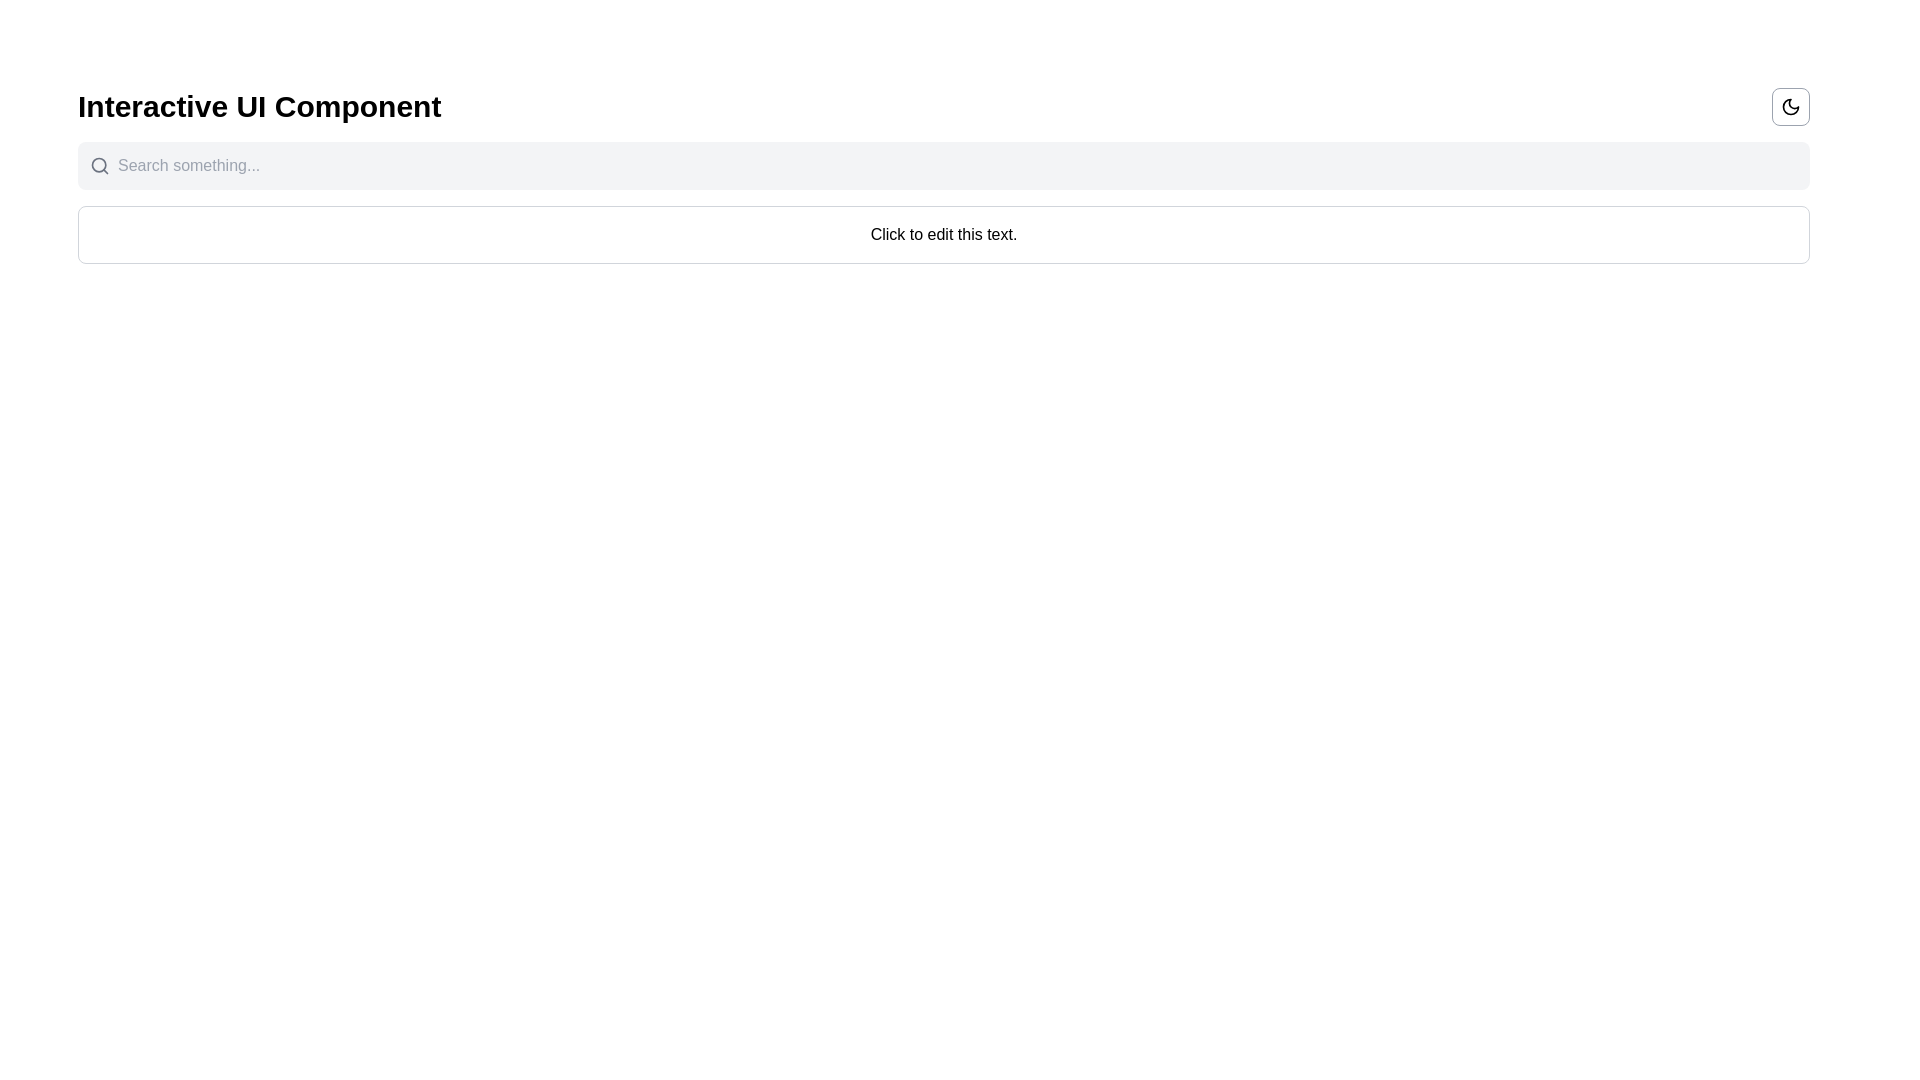  What do you see at coordinates (258, 107) in the screenshot?
I see `the heading text that provides context to the user about the content or functionality of the page, located at the top-left corner of the interface` at bounding box center [258, 107].